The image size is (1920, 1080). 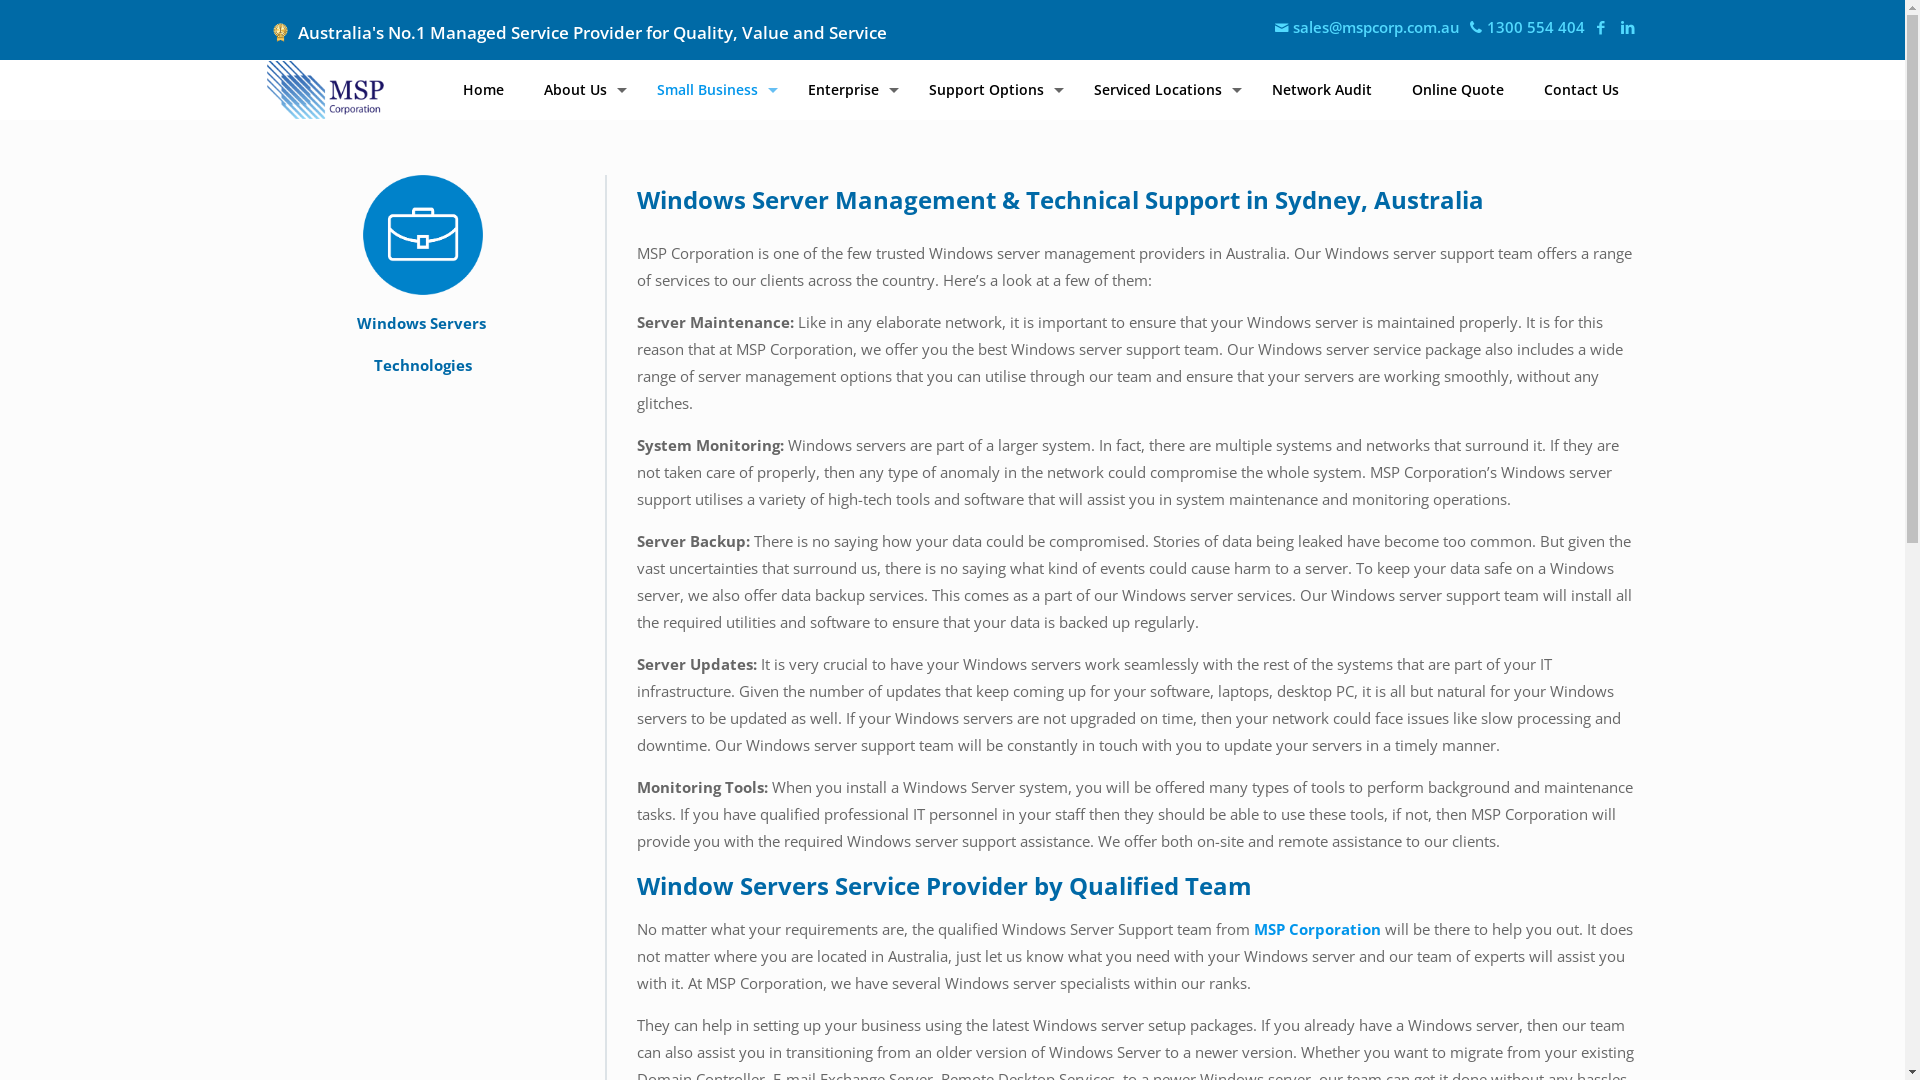 What do you see at coordinates (1524, 27) in the screenshot?
I see `'1300 554 404'` at bounding box center [1524, 27].